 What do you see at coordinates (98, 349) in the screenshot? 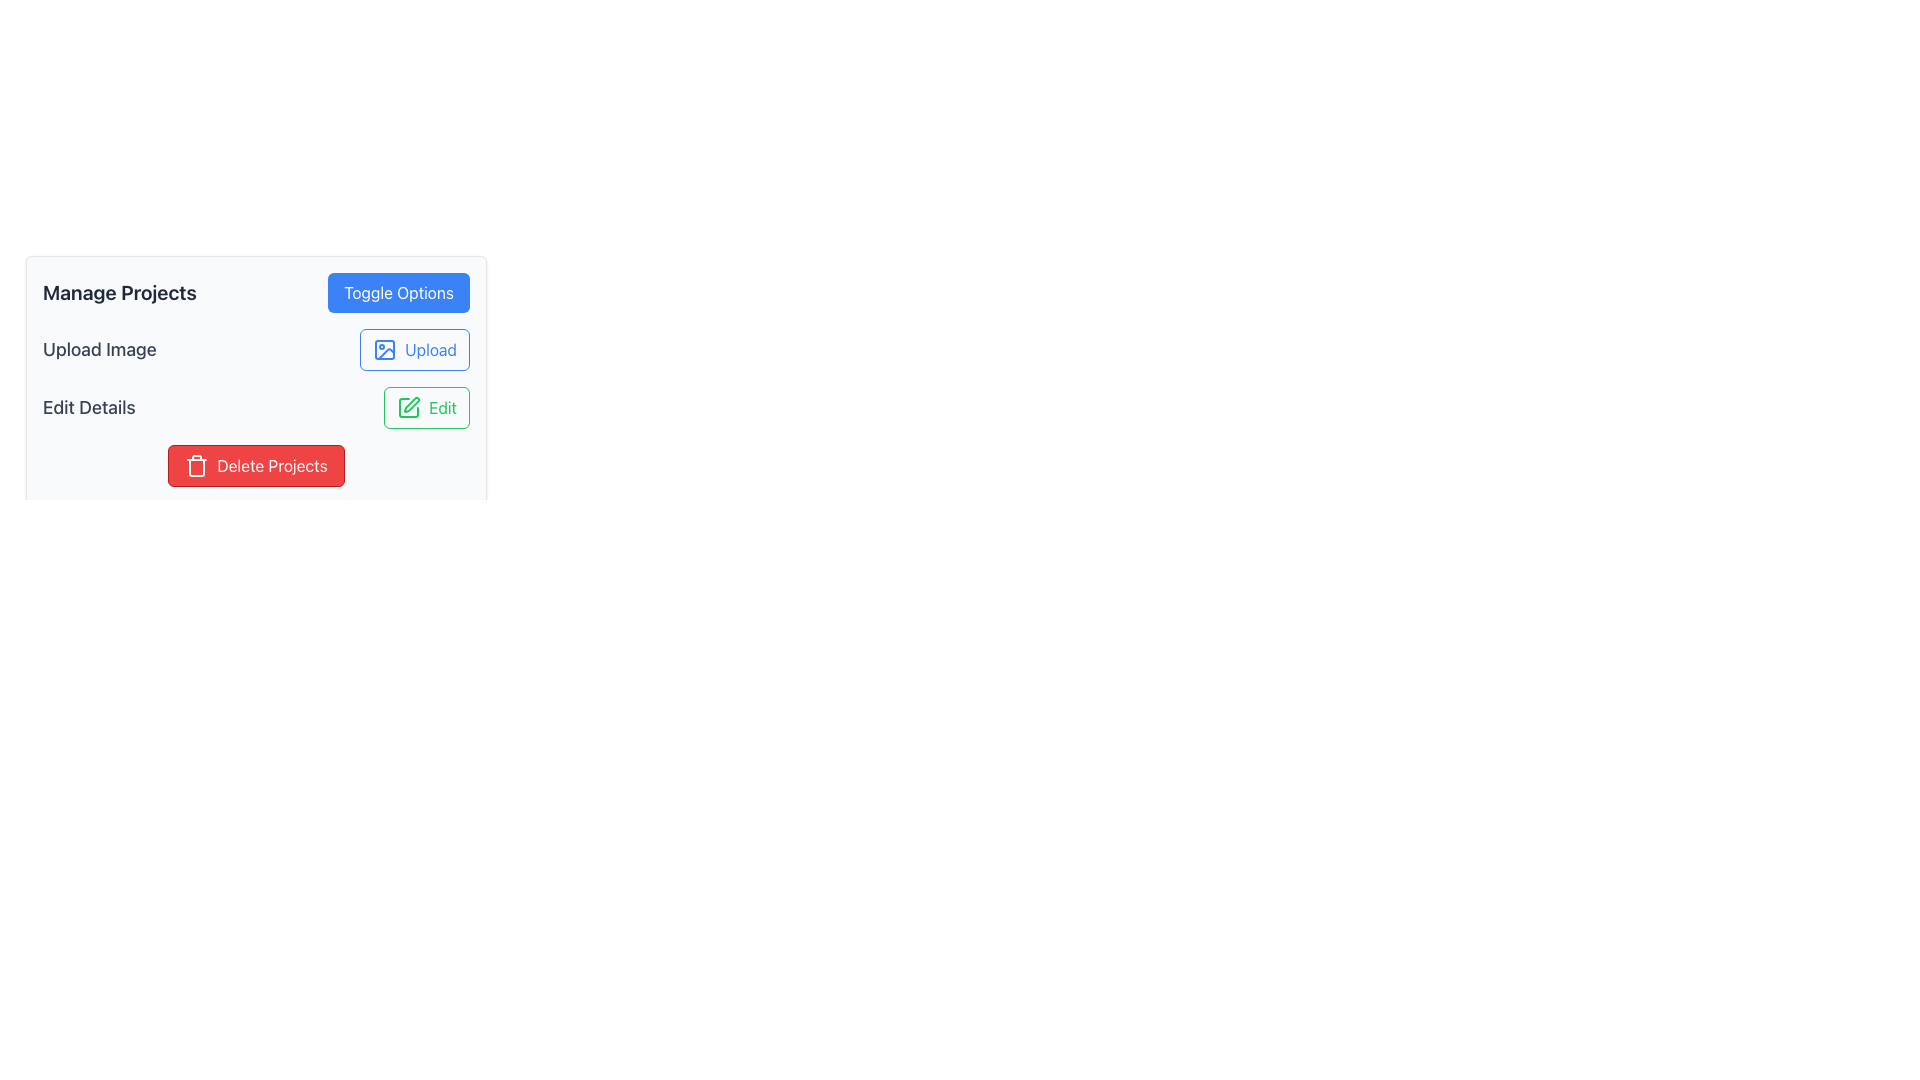
I see `the Text Label that indicates the purpose of the associated 'Upload' button to trigger a tooltip` at bounding box center [98, 349].